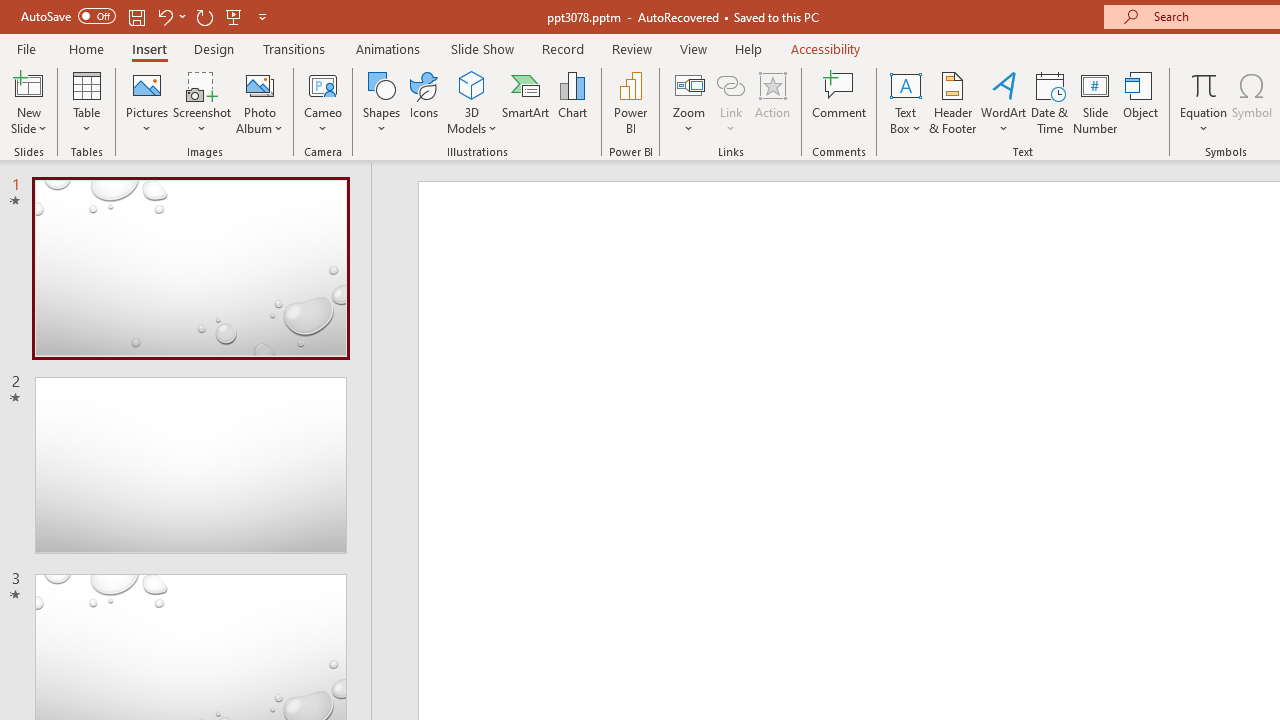  Describe the element at coordinates (772, 103) in the screenshot. I see `'Action'` at that location.